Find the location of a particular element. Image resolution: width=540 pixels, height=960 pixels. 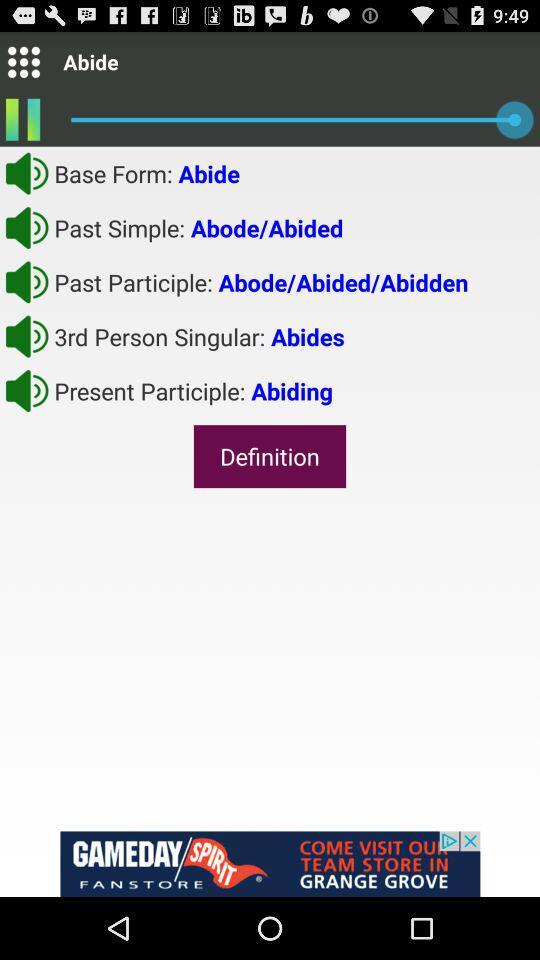

play/hear selection is located at coordinates (26, 227).